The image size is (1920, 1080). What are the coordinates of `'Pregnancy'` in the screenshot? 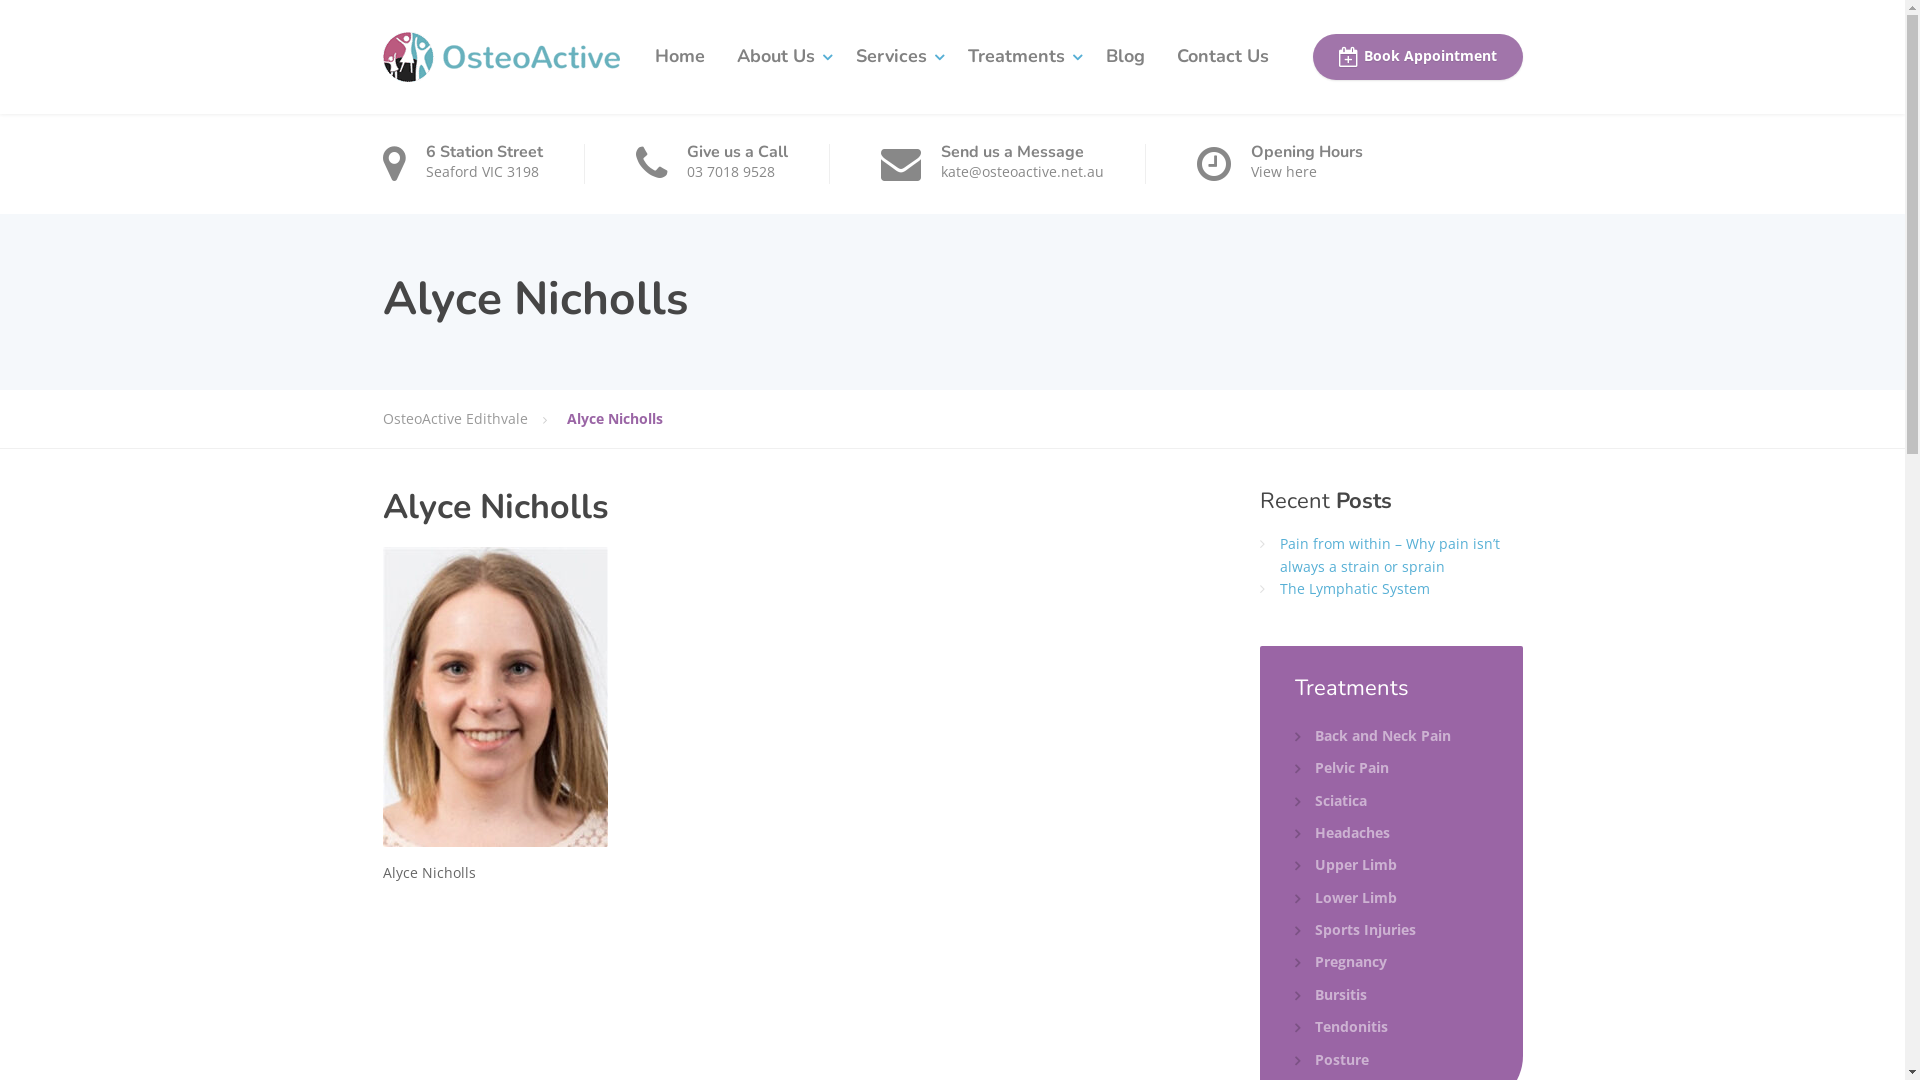 It's located at (1340, 960).